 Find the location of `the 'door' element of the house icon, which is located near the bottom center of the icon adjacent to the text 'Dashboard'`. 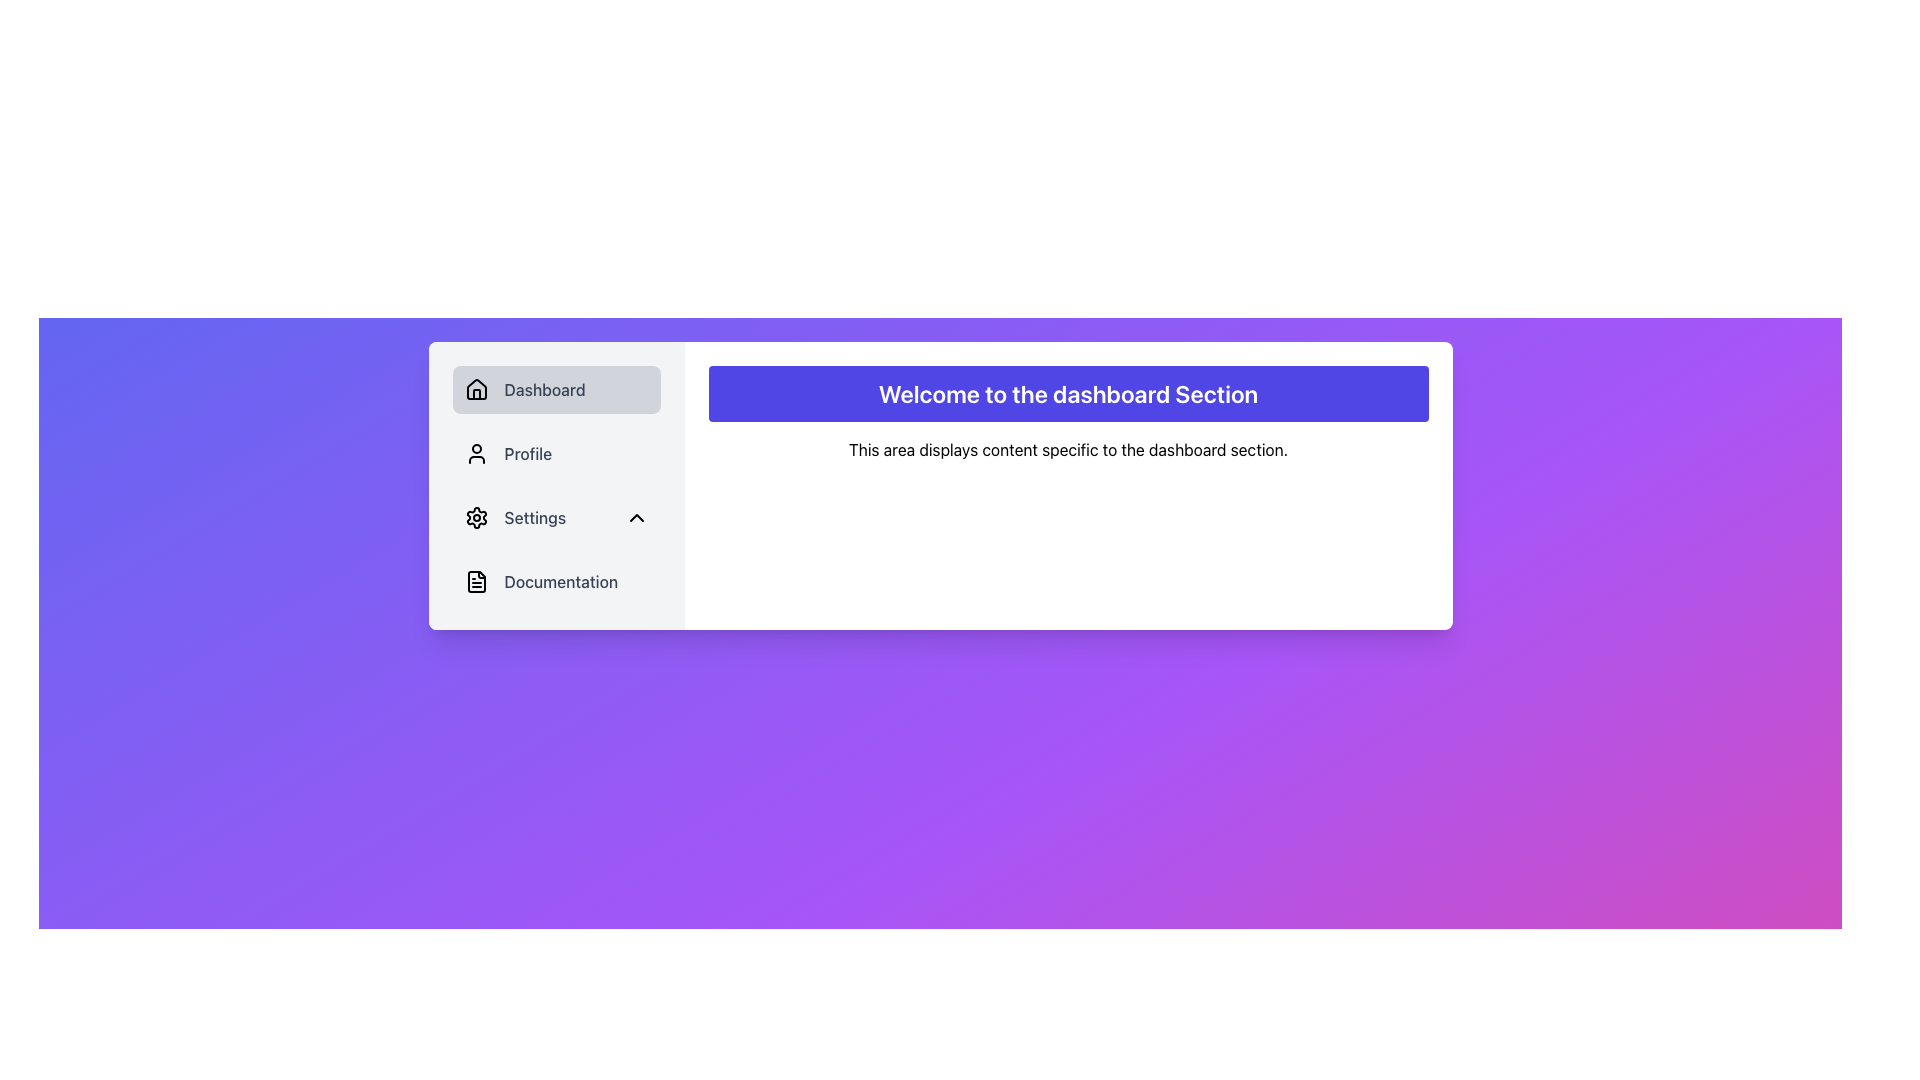

the 'door' element of the house icon, which is located near the bottom center of the icon adjacent to the text 'Dashboard' is located at coordinates (475, 394).